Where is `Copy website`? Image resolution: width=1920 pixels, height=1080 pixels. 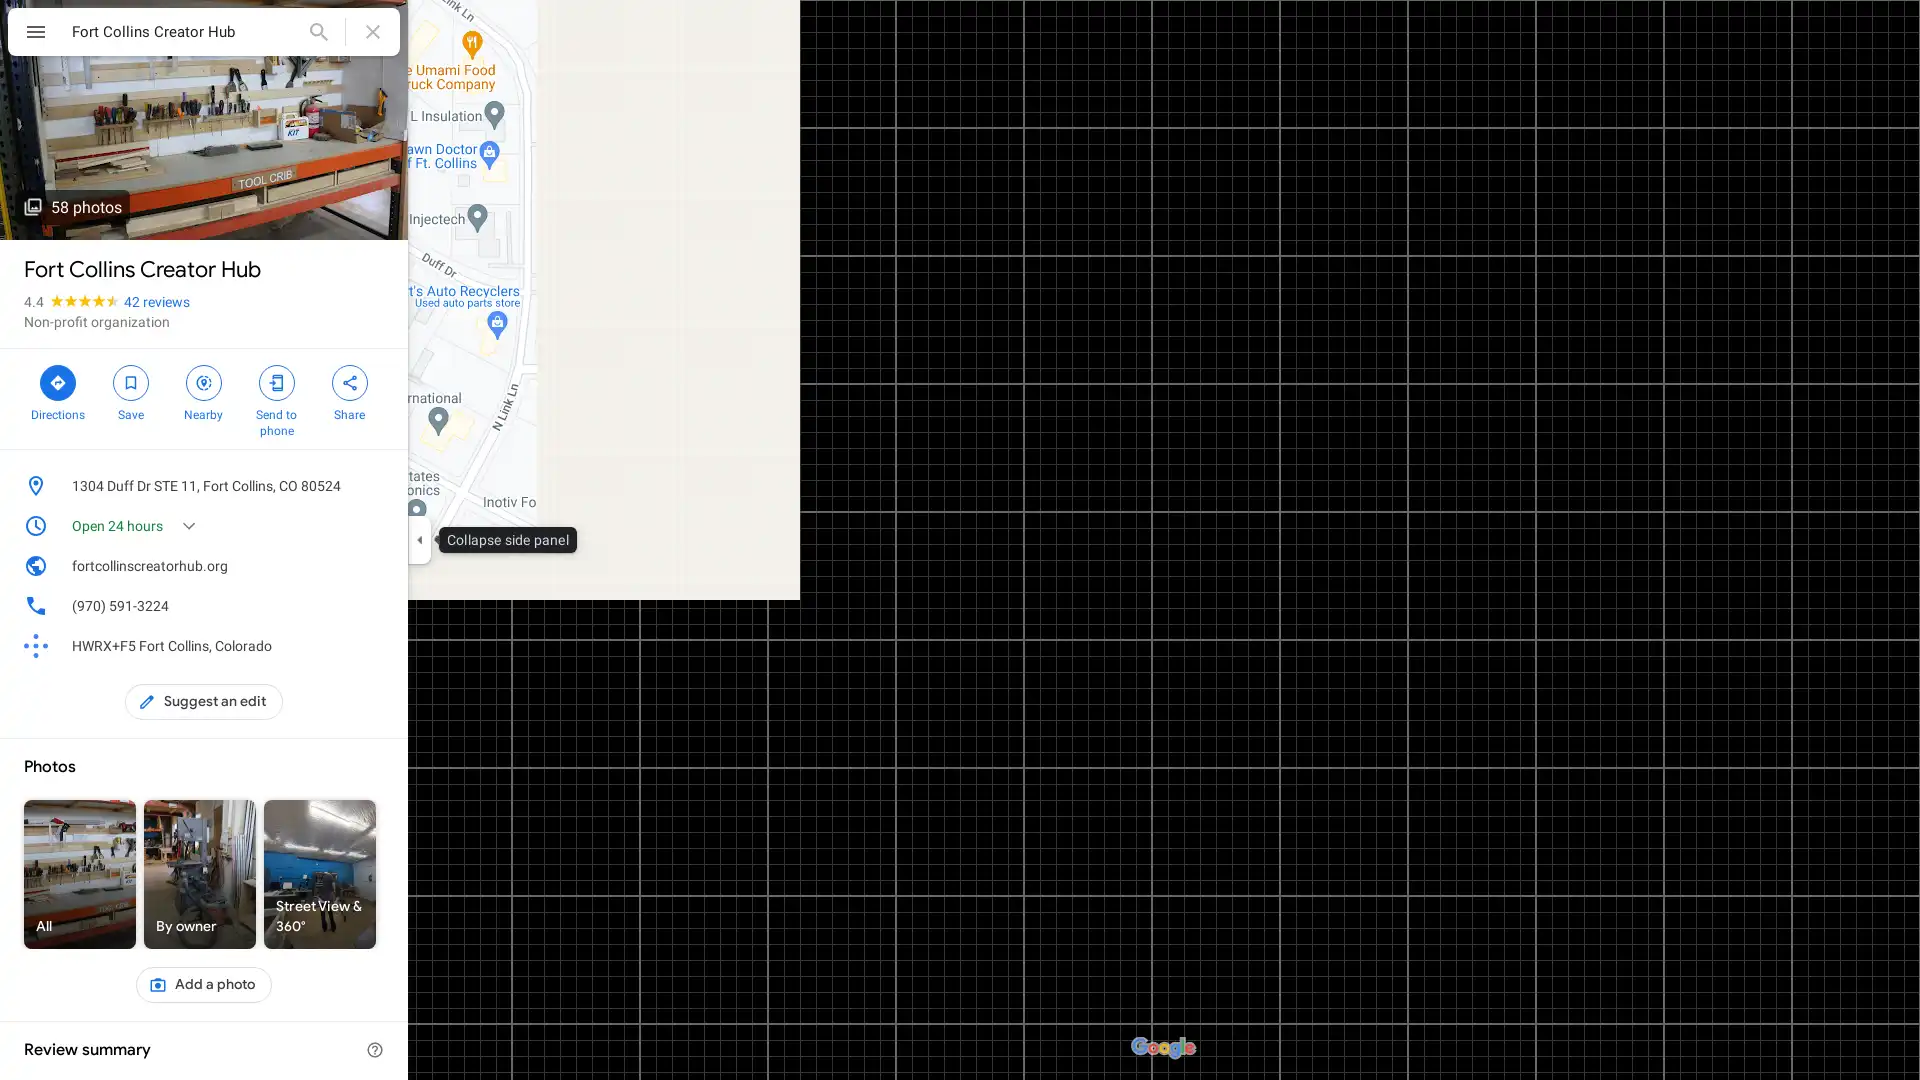
Copy website is located at coordinates (374, 566).